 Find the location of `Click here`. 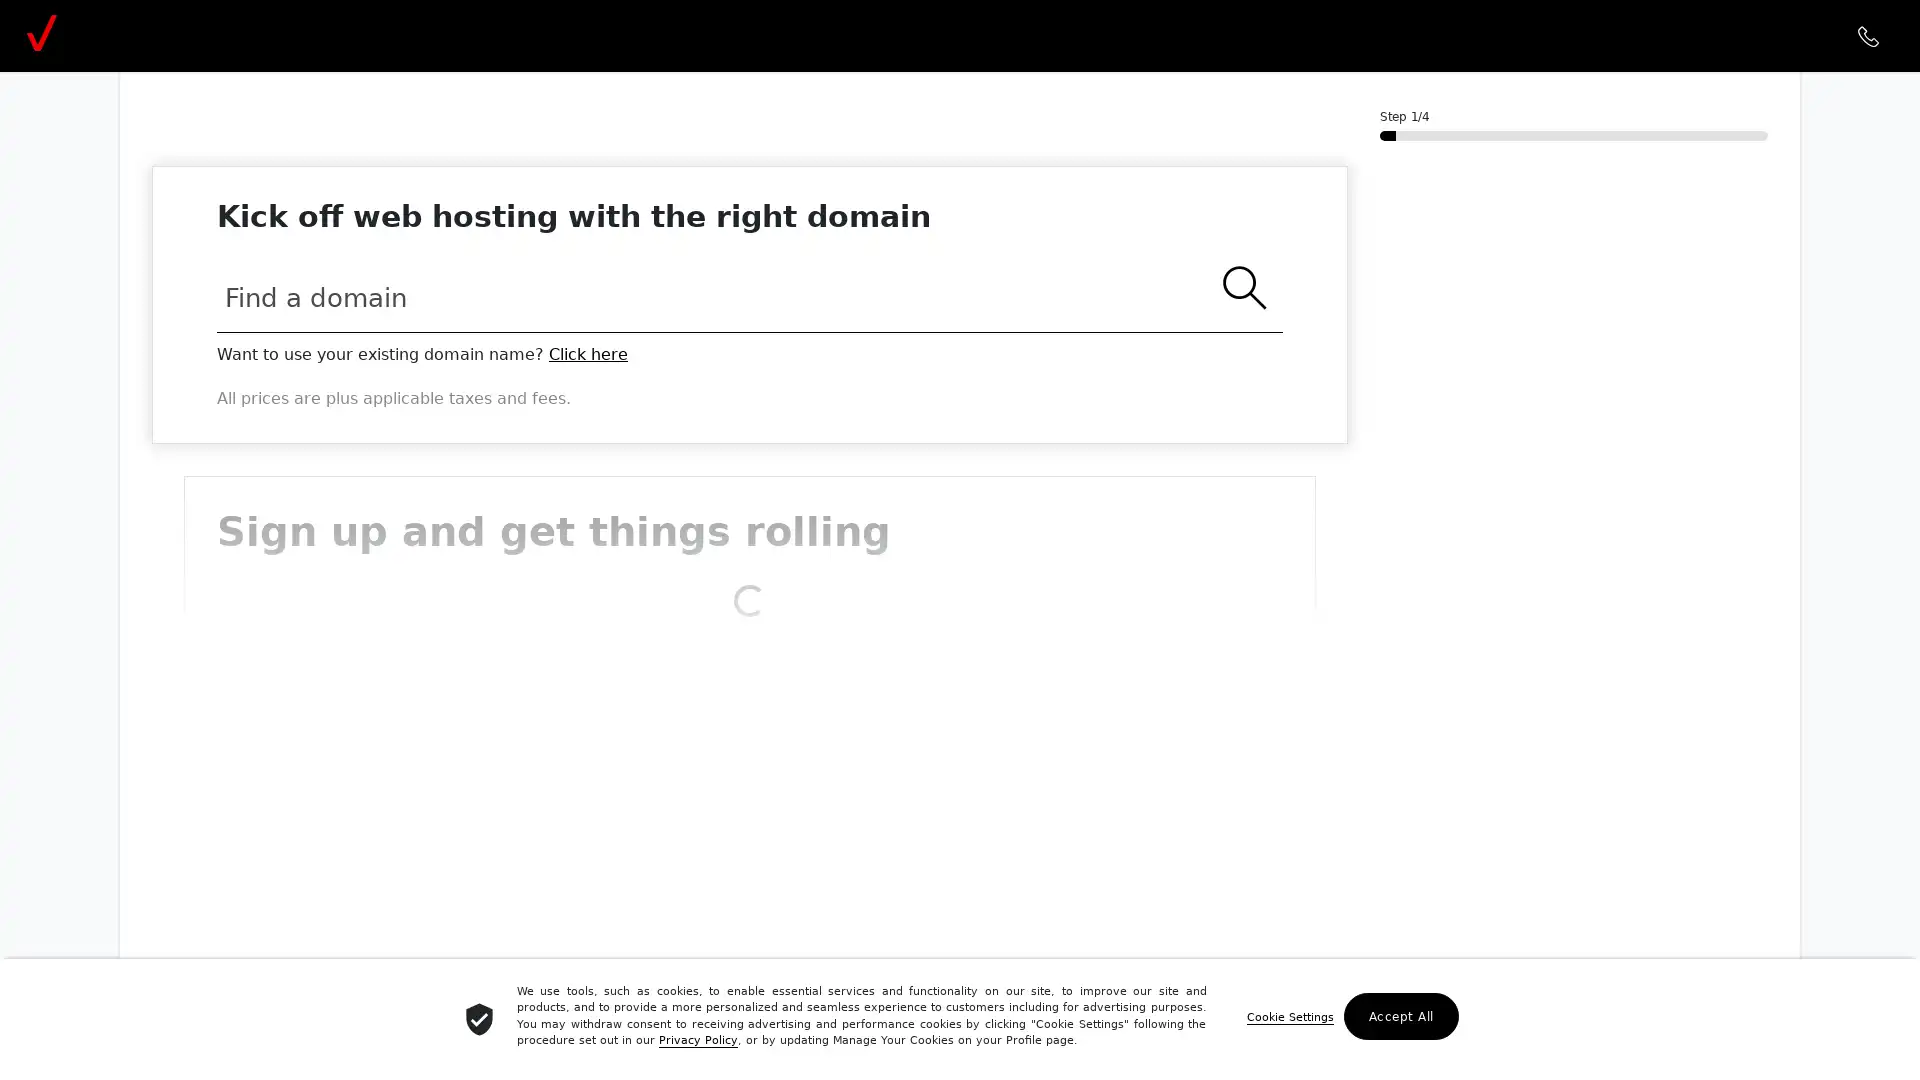

Click here is located at coordinates (587, 353).